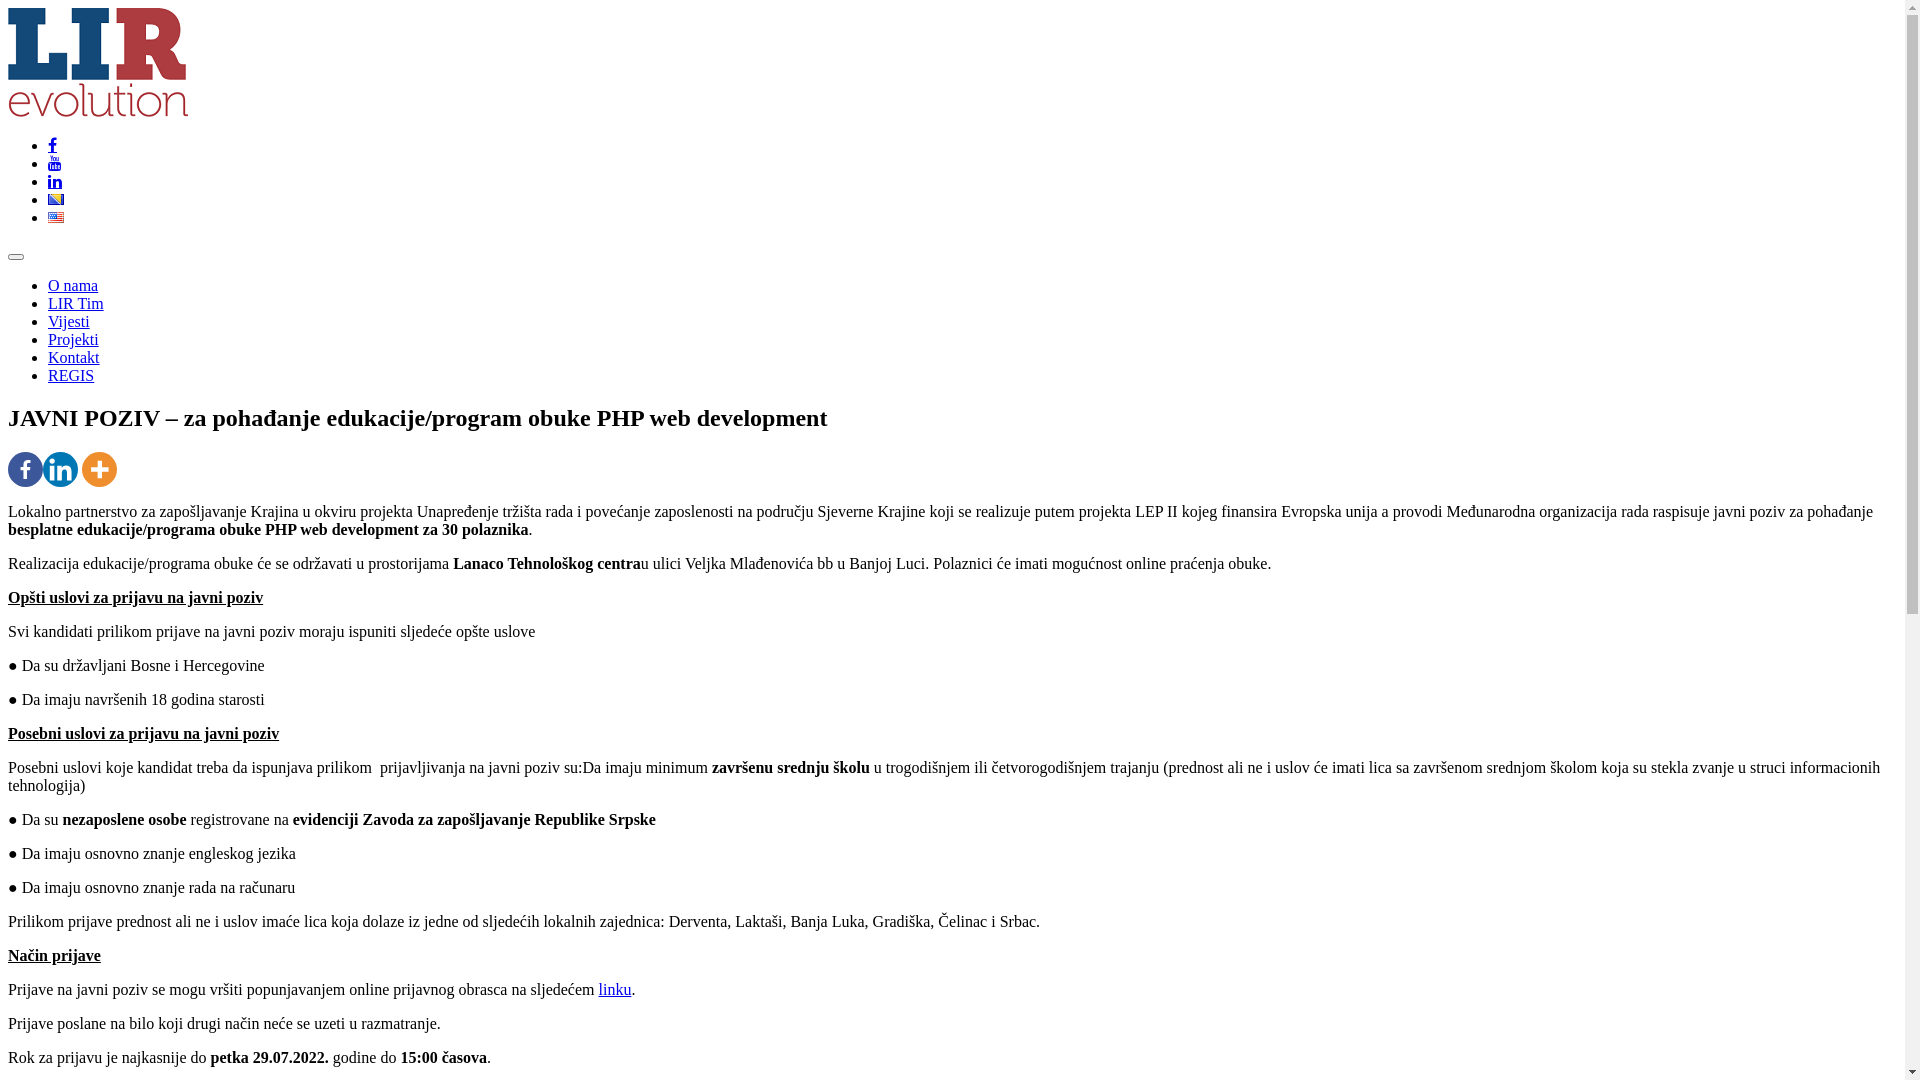  Describe the element at coordinates (25, 469) in the screenshot. I see `'Facebook'` at that location.